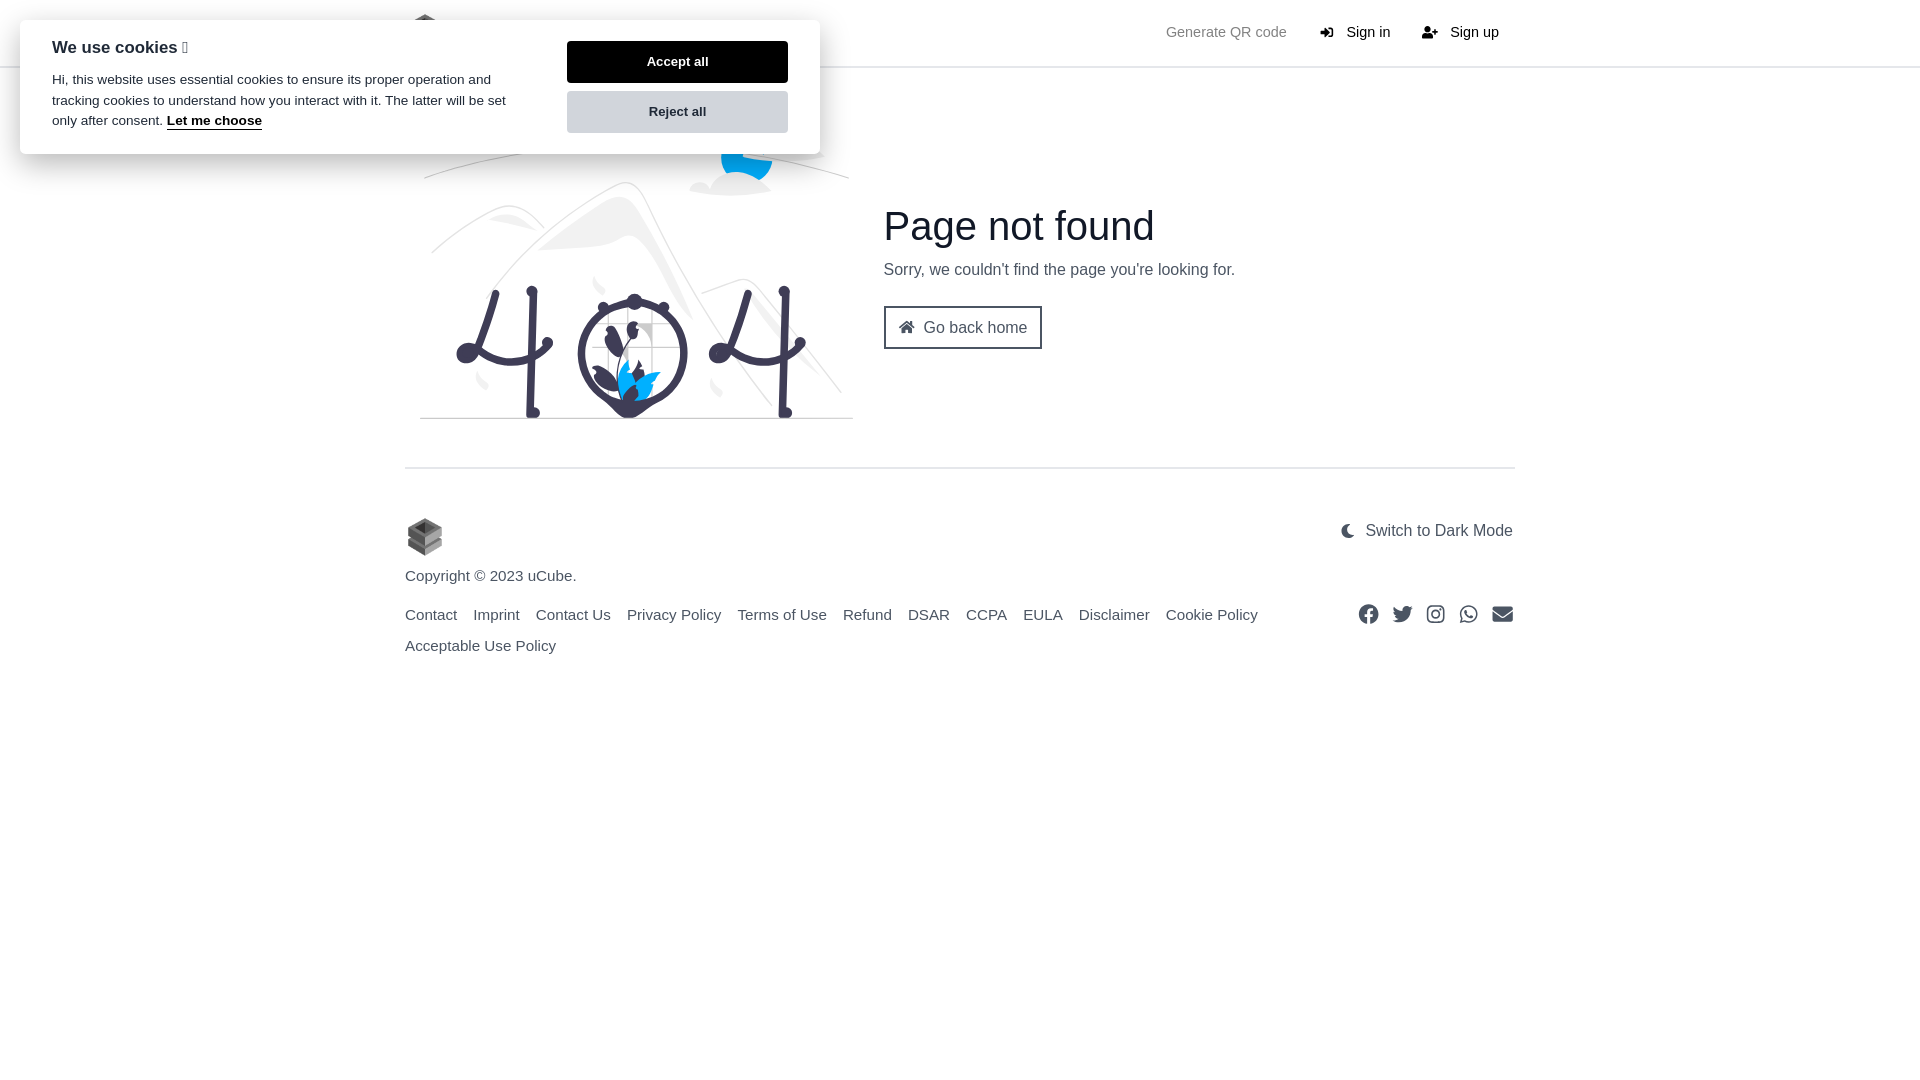  I want to click on 'Generate QR code', so click(1225, 33).